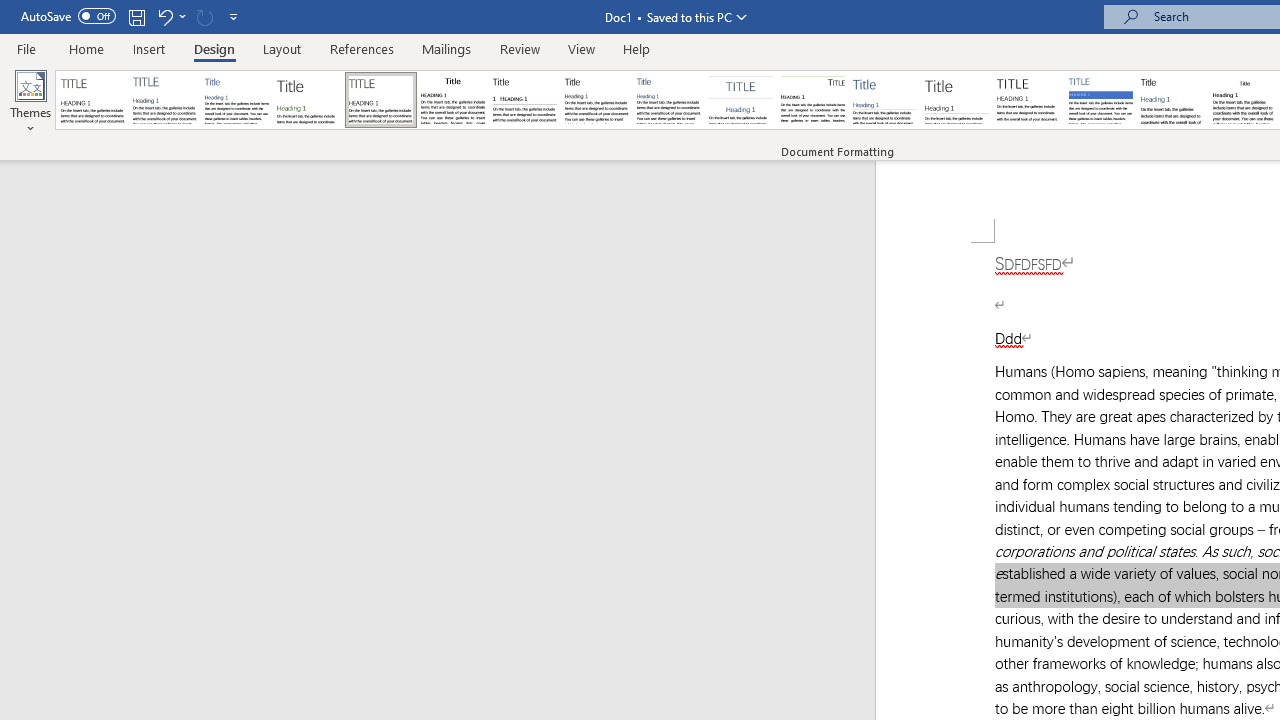  Describe the element at coordinates (308, 100) in the screenshot. I see `'Basic (Stylish)'` at that location.